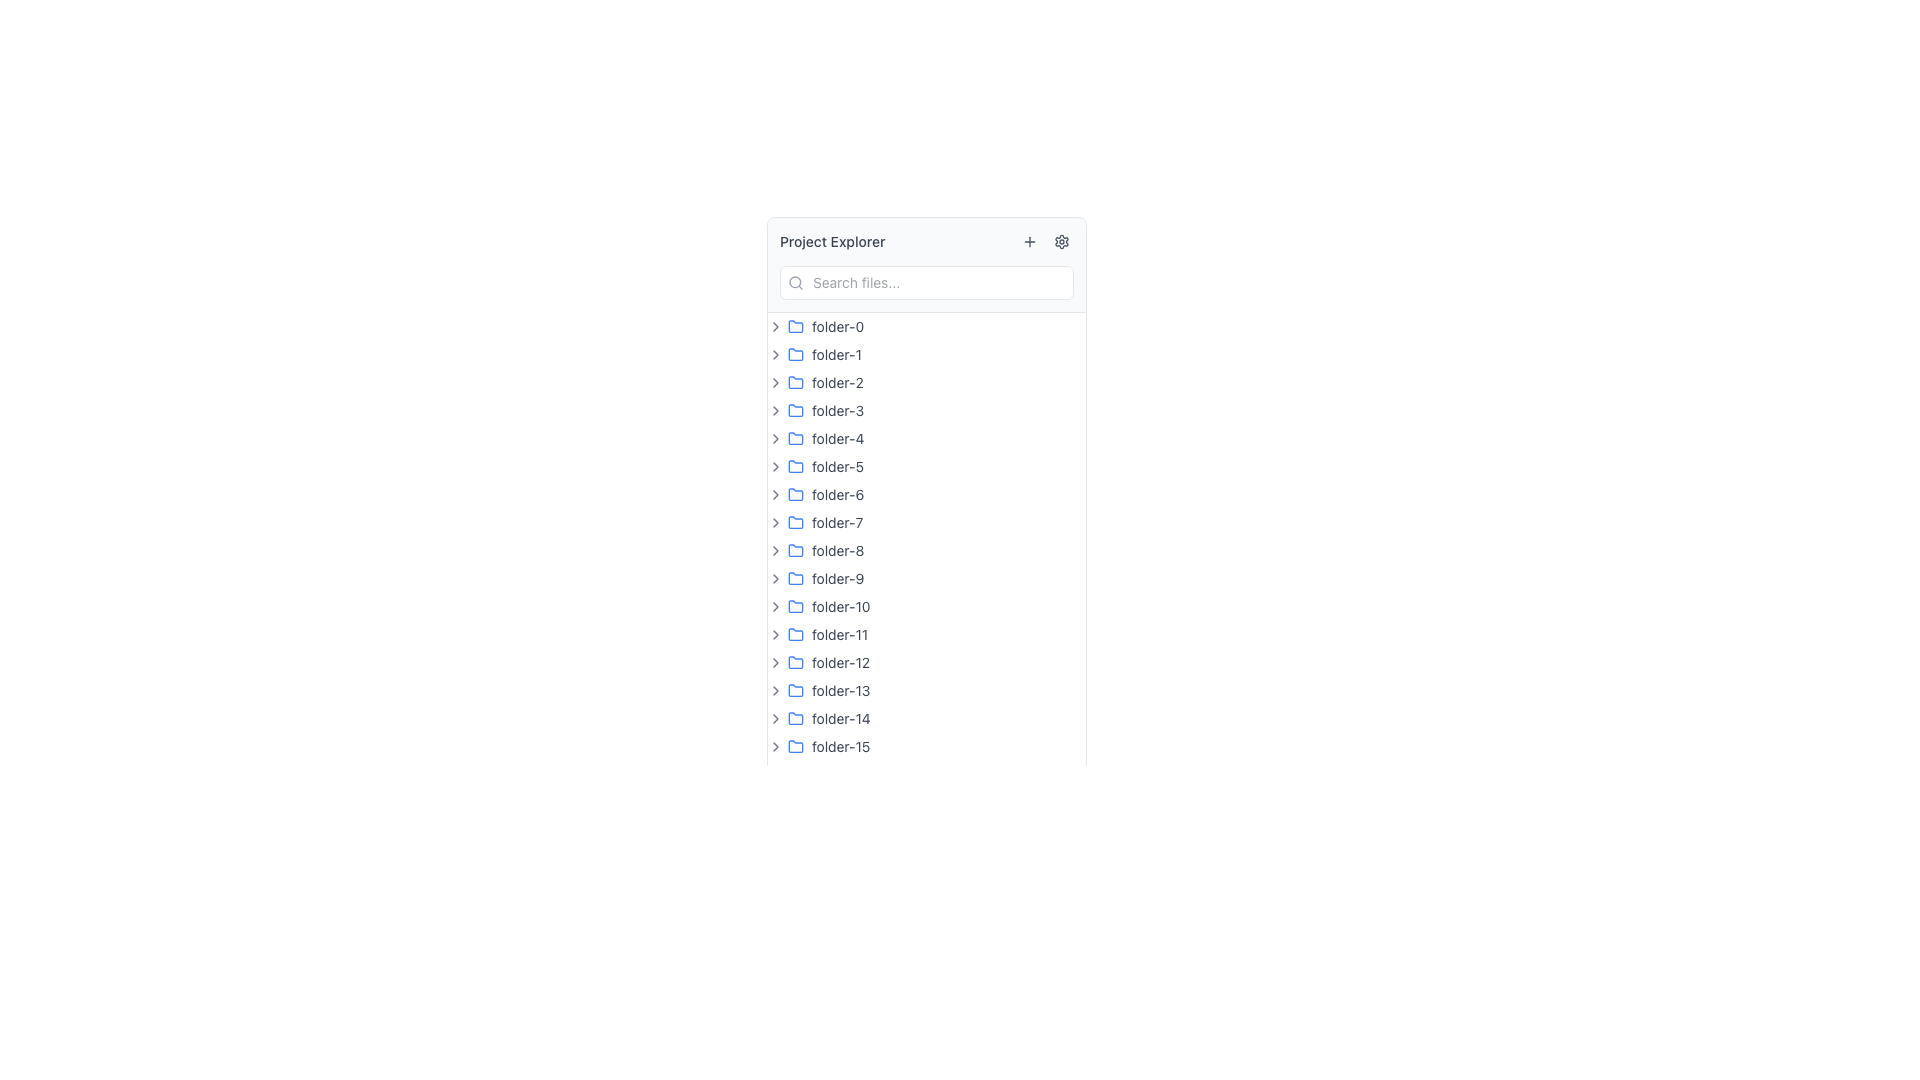 This screenshot has width=1920, height=1080. What do you see at coordinates (795, 520) in the screenshot?
I see `the blue outline-style icon of an open folder next to the label 'folder-7' in the Project Explorer list` at bounding box center [795, 520].